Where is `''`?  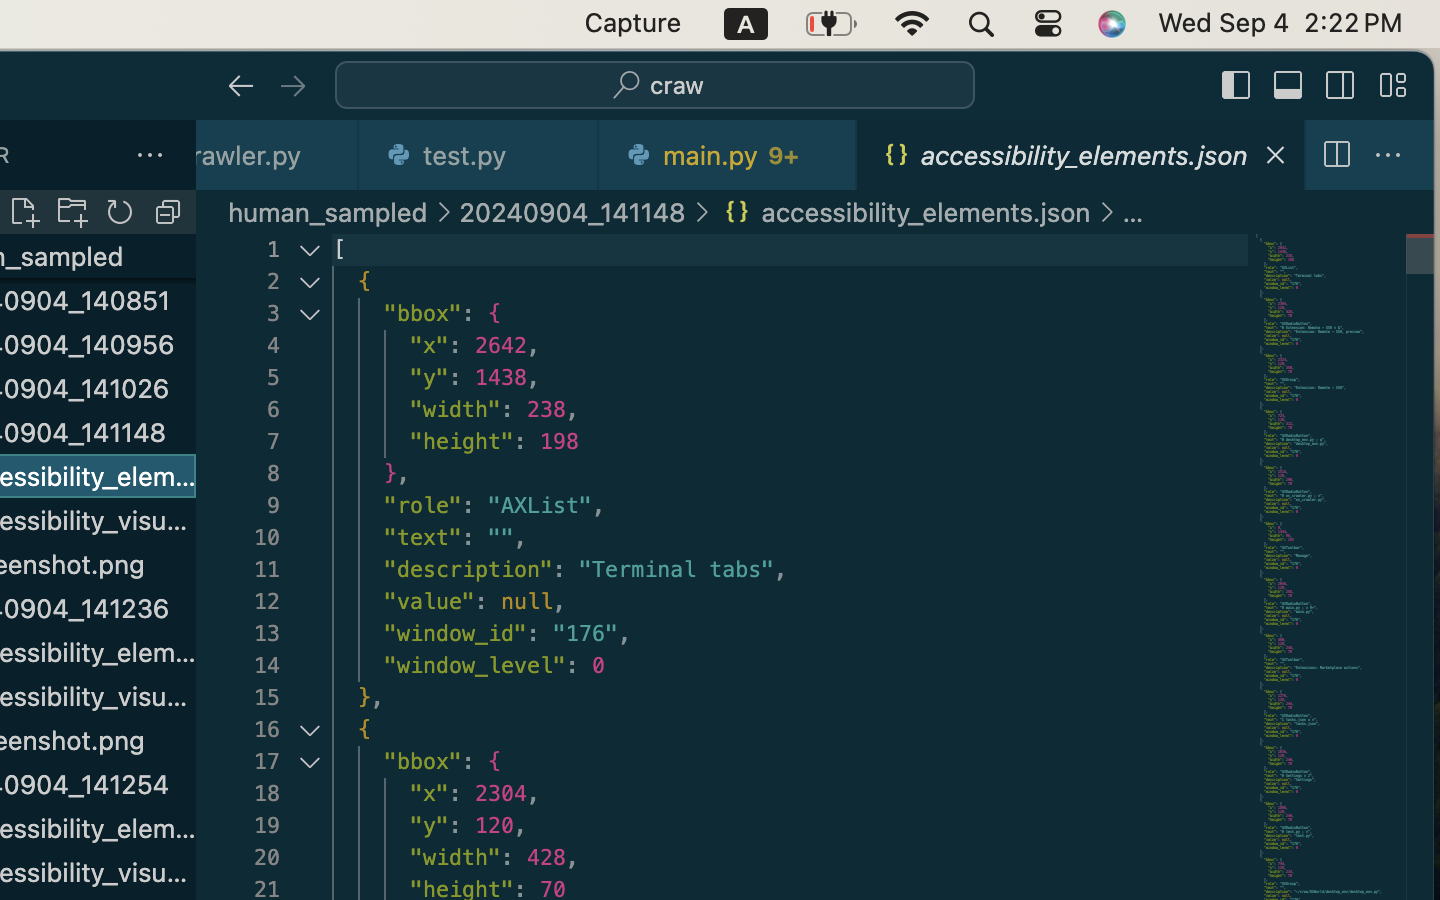 '' is located at coordinates (1288, 85).